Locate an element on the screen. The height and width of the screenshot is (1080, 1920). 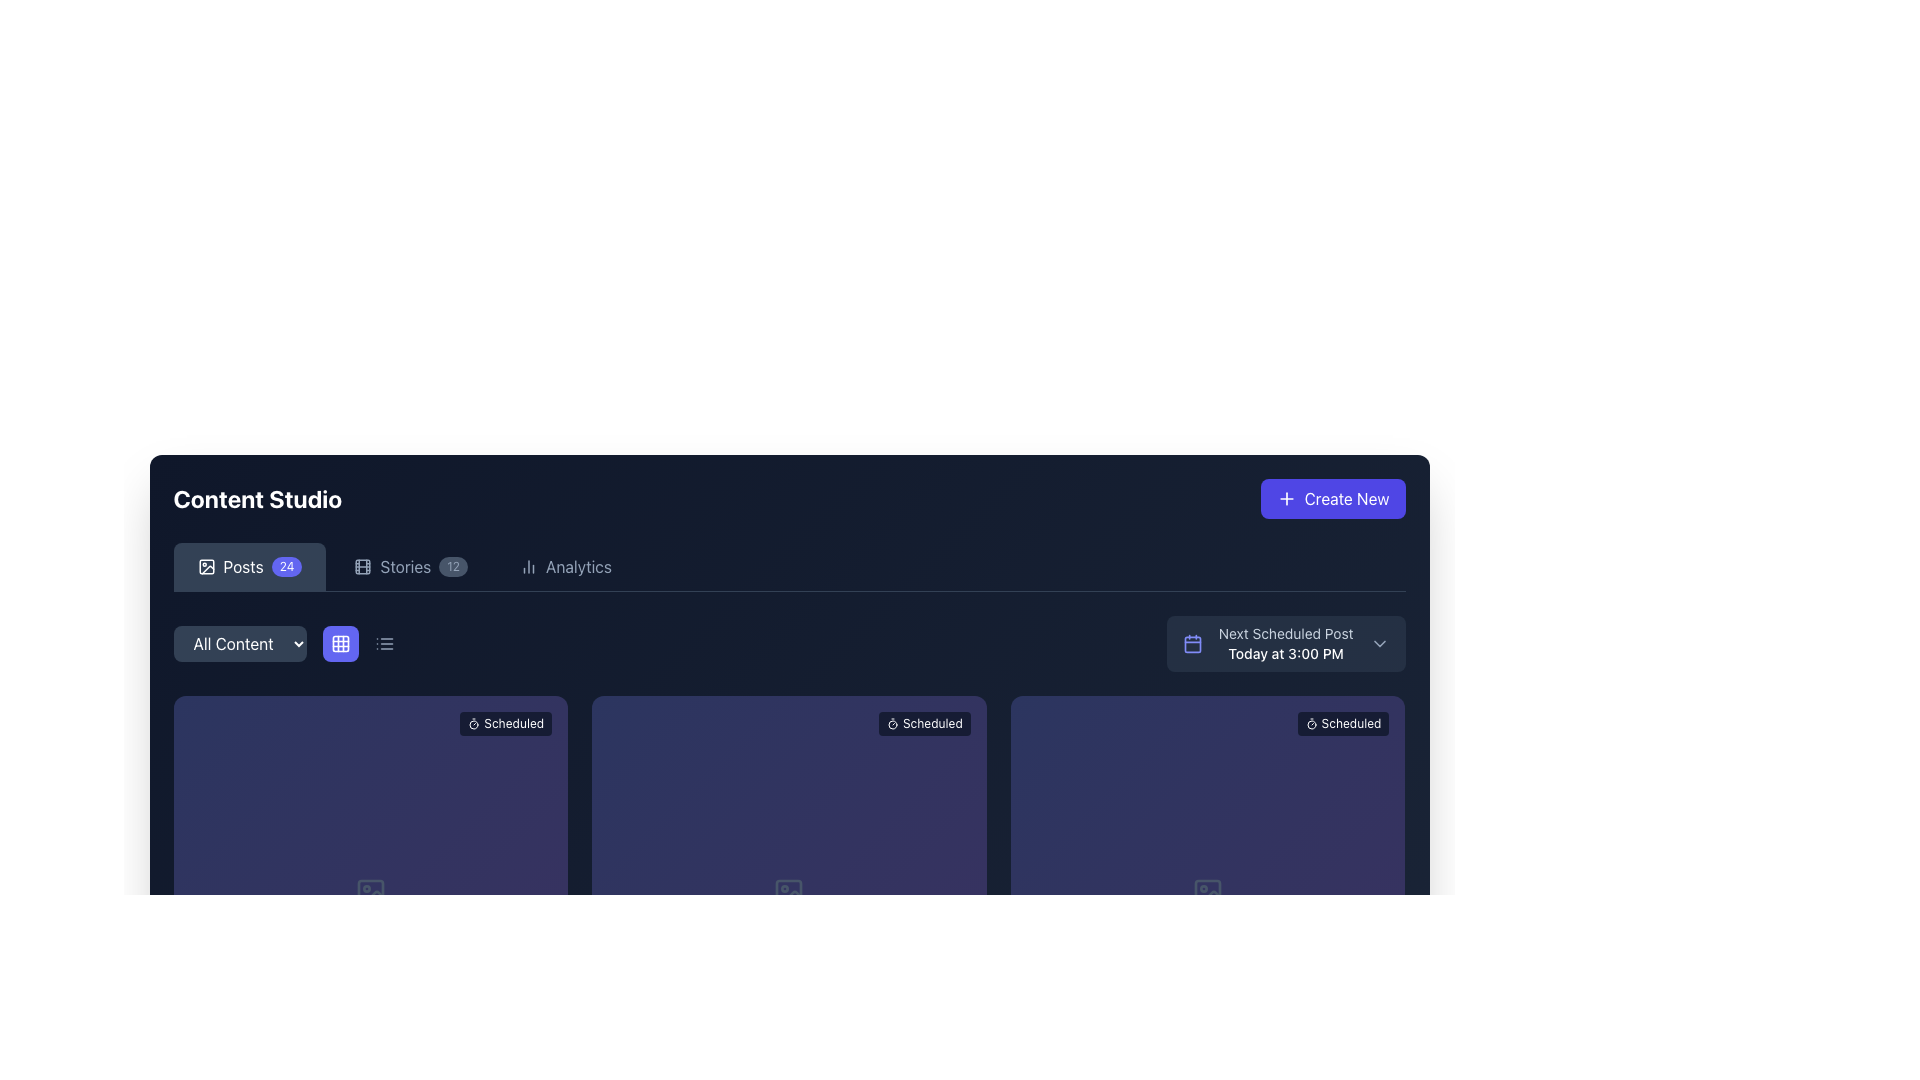
the Badge or Counter displaying the numeric value '12' located in the 'Stories' section, immediately to the right of the text 'Stories' is located at coordinates (452, 567).